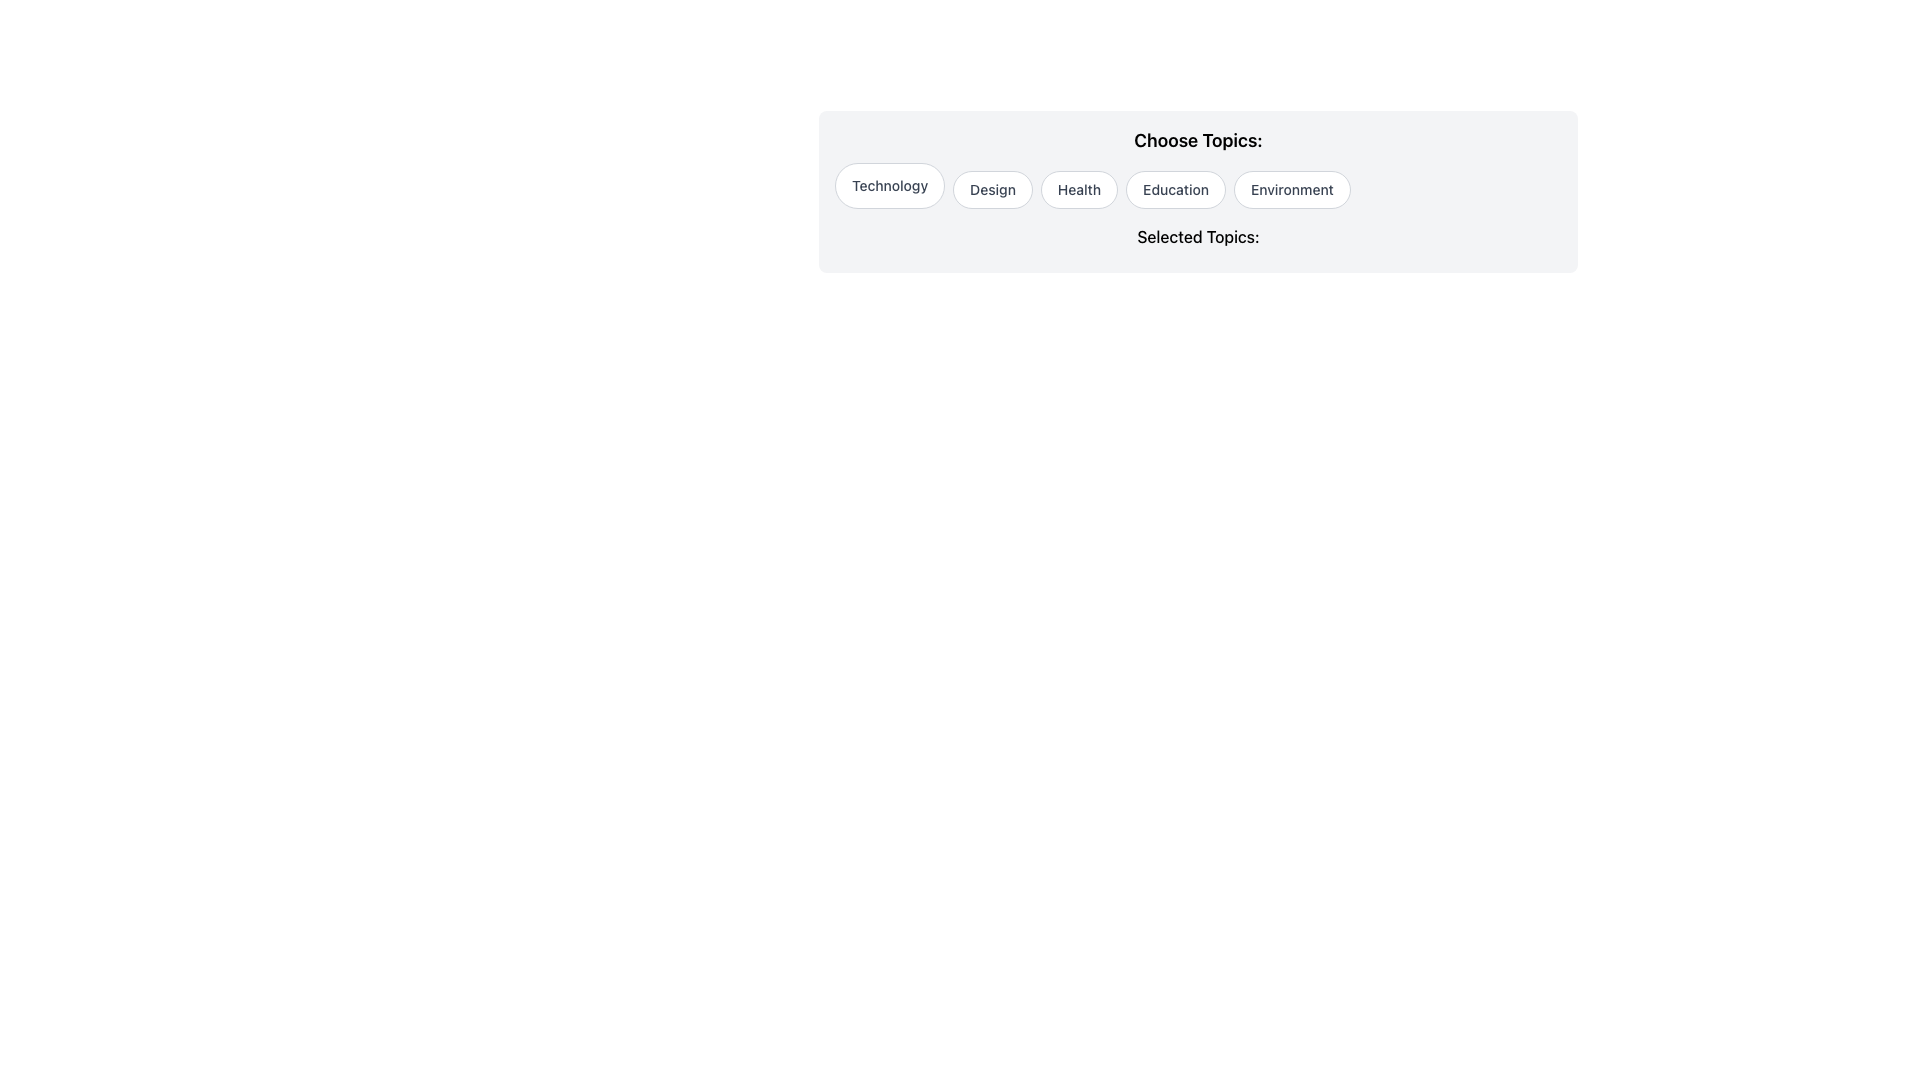 This screenshot has width=1920, height=1080. Describe the element at coordinates (1078, 189) in the screenshot. I see `the 'Health' button, which is the third button from the left in the 'Choose Topics' section` at that location.